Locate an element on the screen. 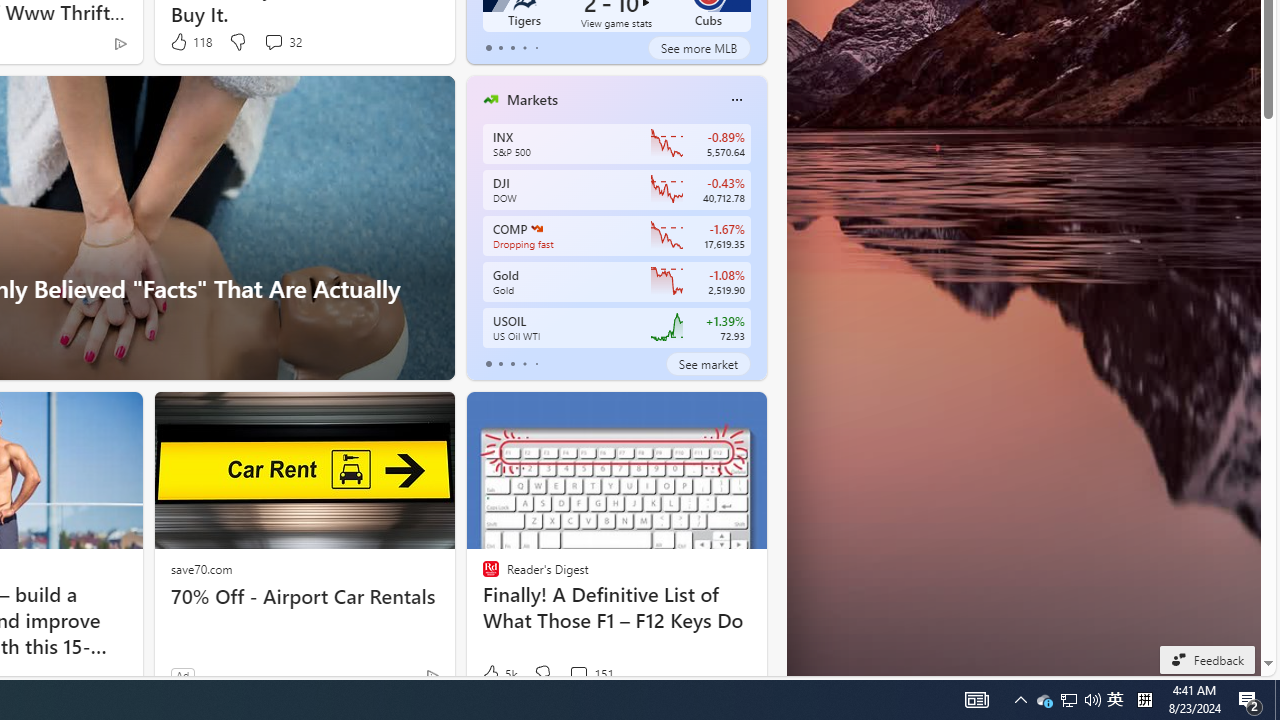 The width and height of the screenshot is (1280, 720). 'View comments 151 Comment' is located at coordinates (577, 673).